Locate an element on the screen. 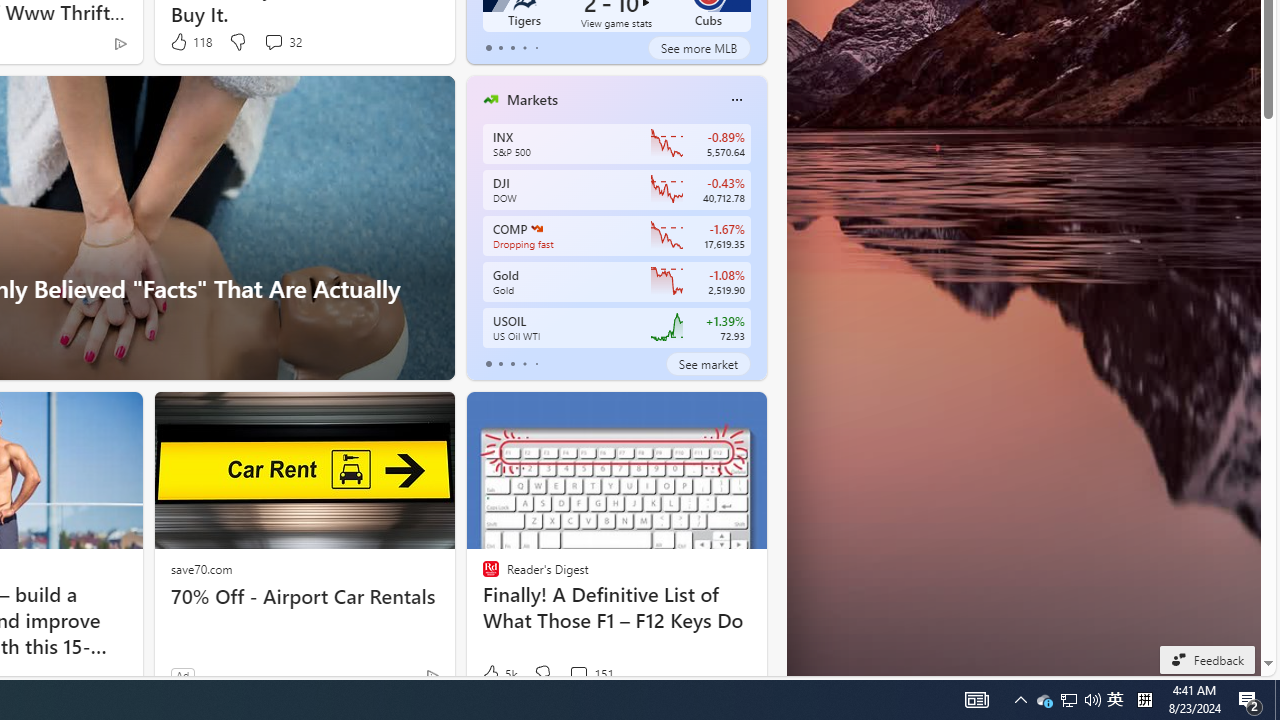 The width and height of the screenshot is (1280, 720). 'View comments 151 Comment' is located at coordinates (577, 673).